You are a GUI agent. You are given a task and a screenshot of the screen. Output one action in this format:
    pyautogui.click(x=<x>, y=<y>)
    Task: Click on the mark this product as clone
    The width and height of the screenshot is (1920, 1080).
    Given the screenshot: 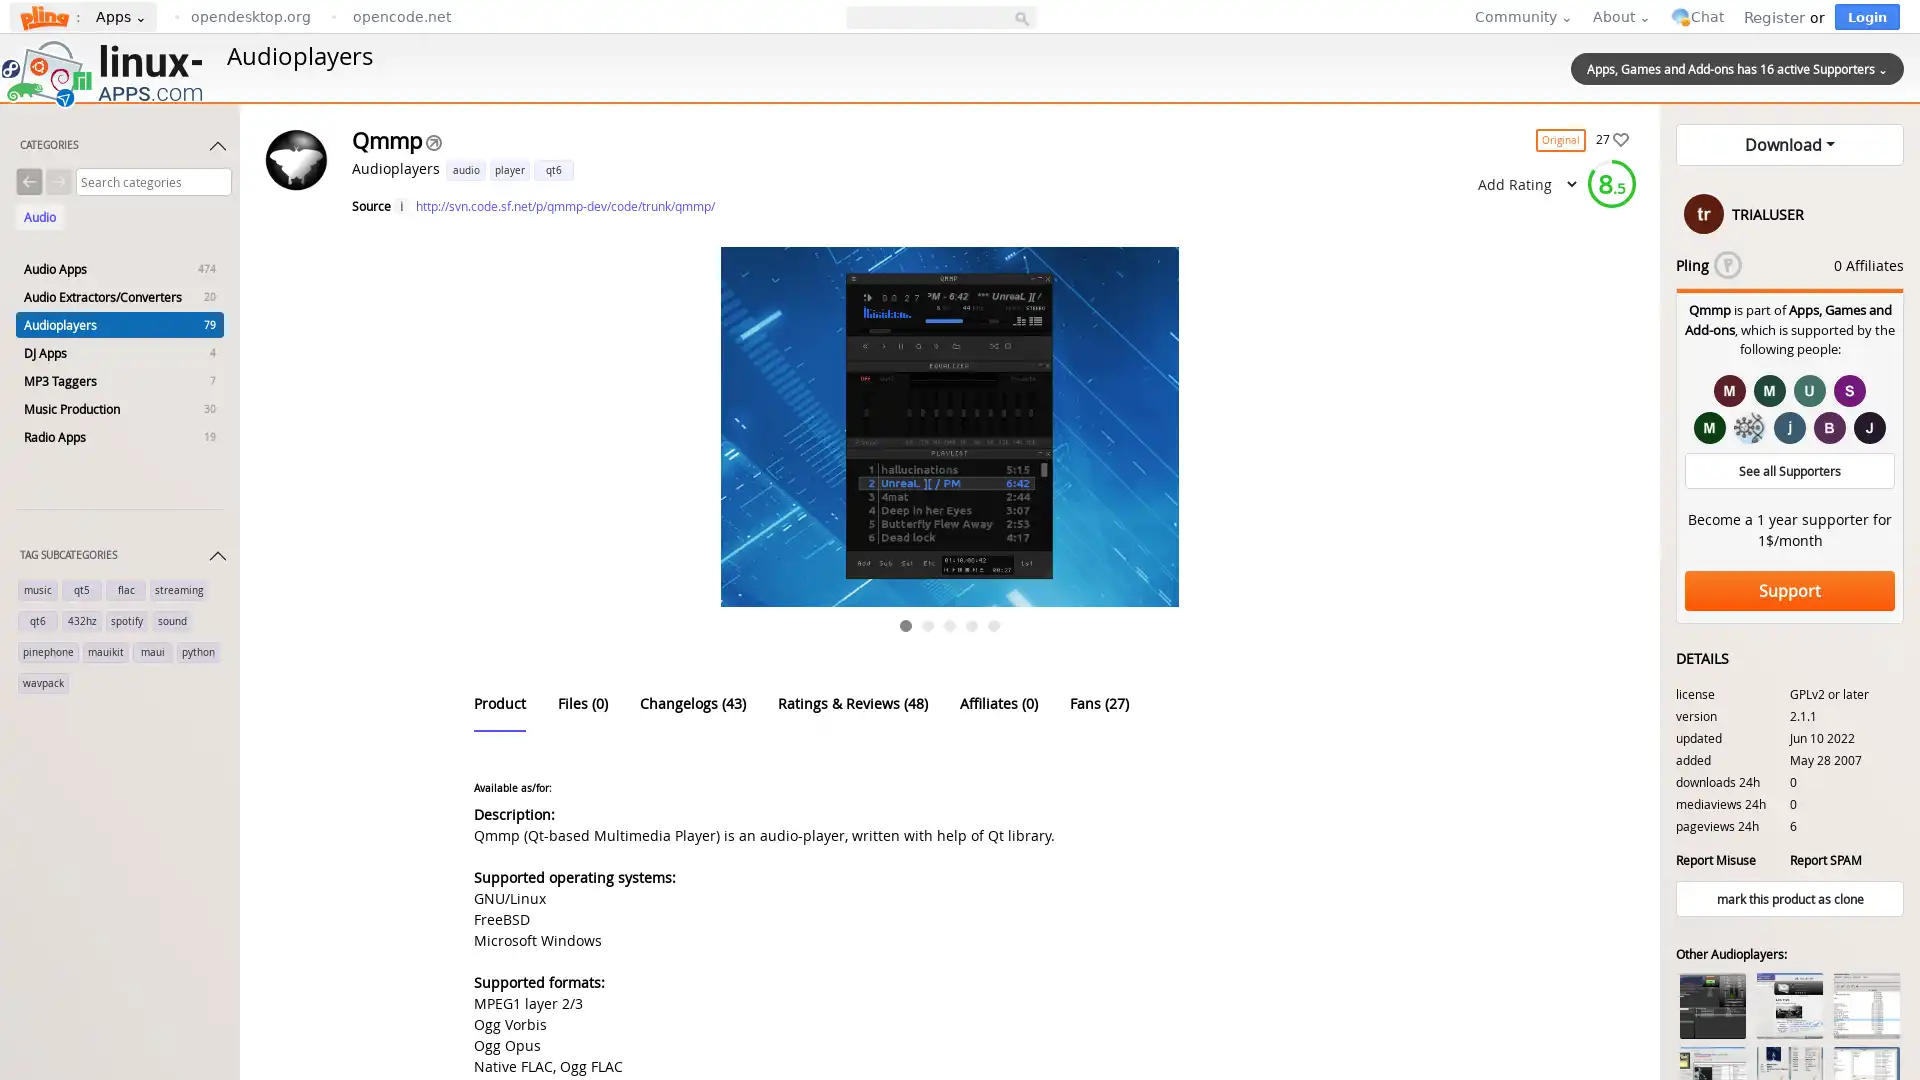 What is the action you would take?
    pyautogui.click(x=1790, y=897)
    